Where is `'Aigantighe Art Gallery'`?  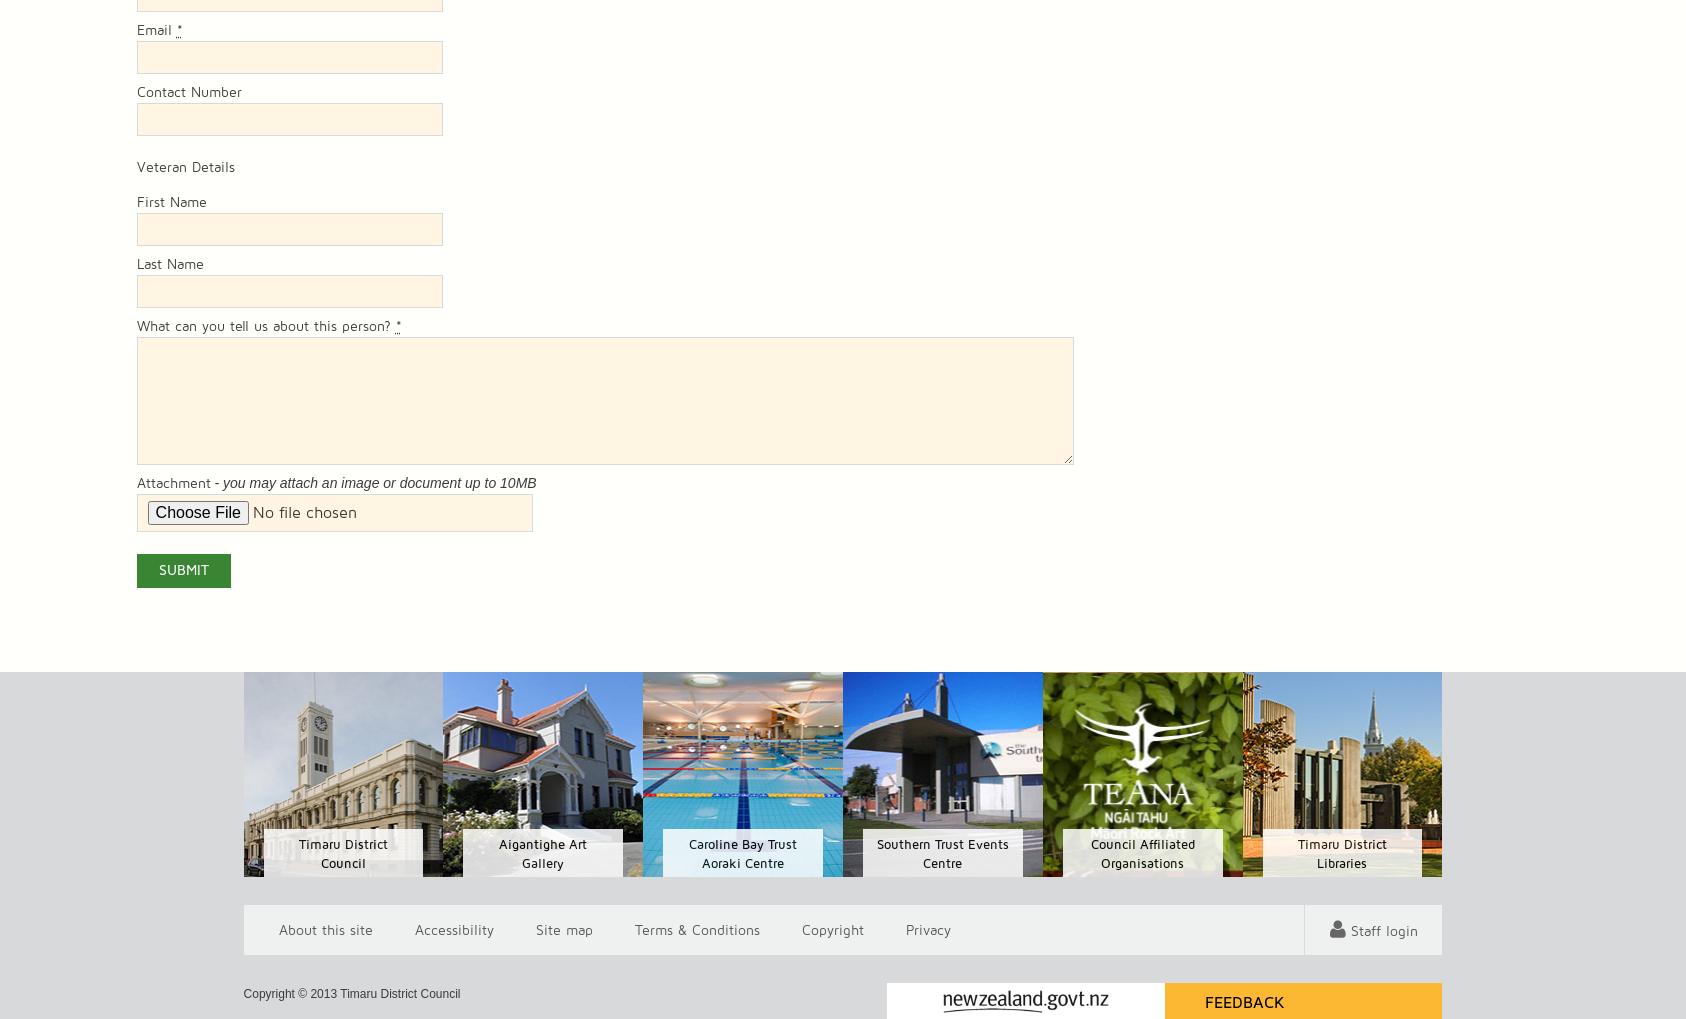
'Aigantighe Art Gallery' is located at coordinates (543, 853).